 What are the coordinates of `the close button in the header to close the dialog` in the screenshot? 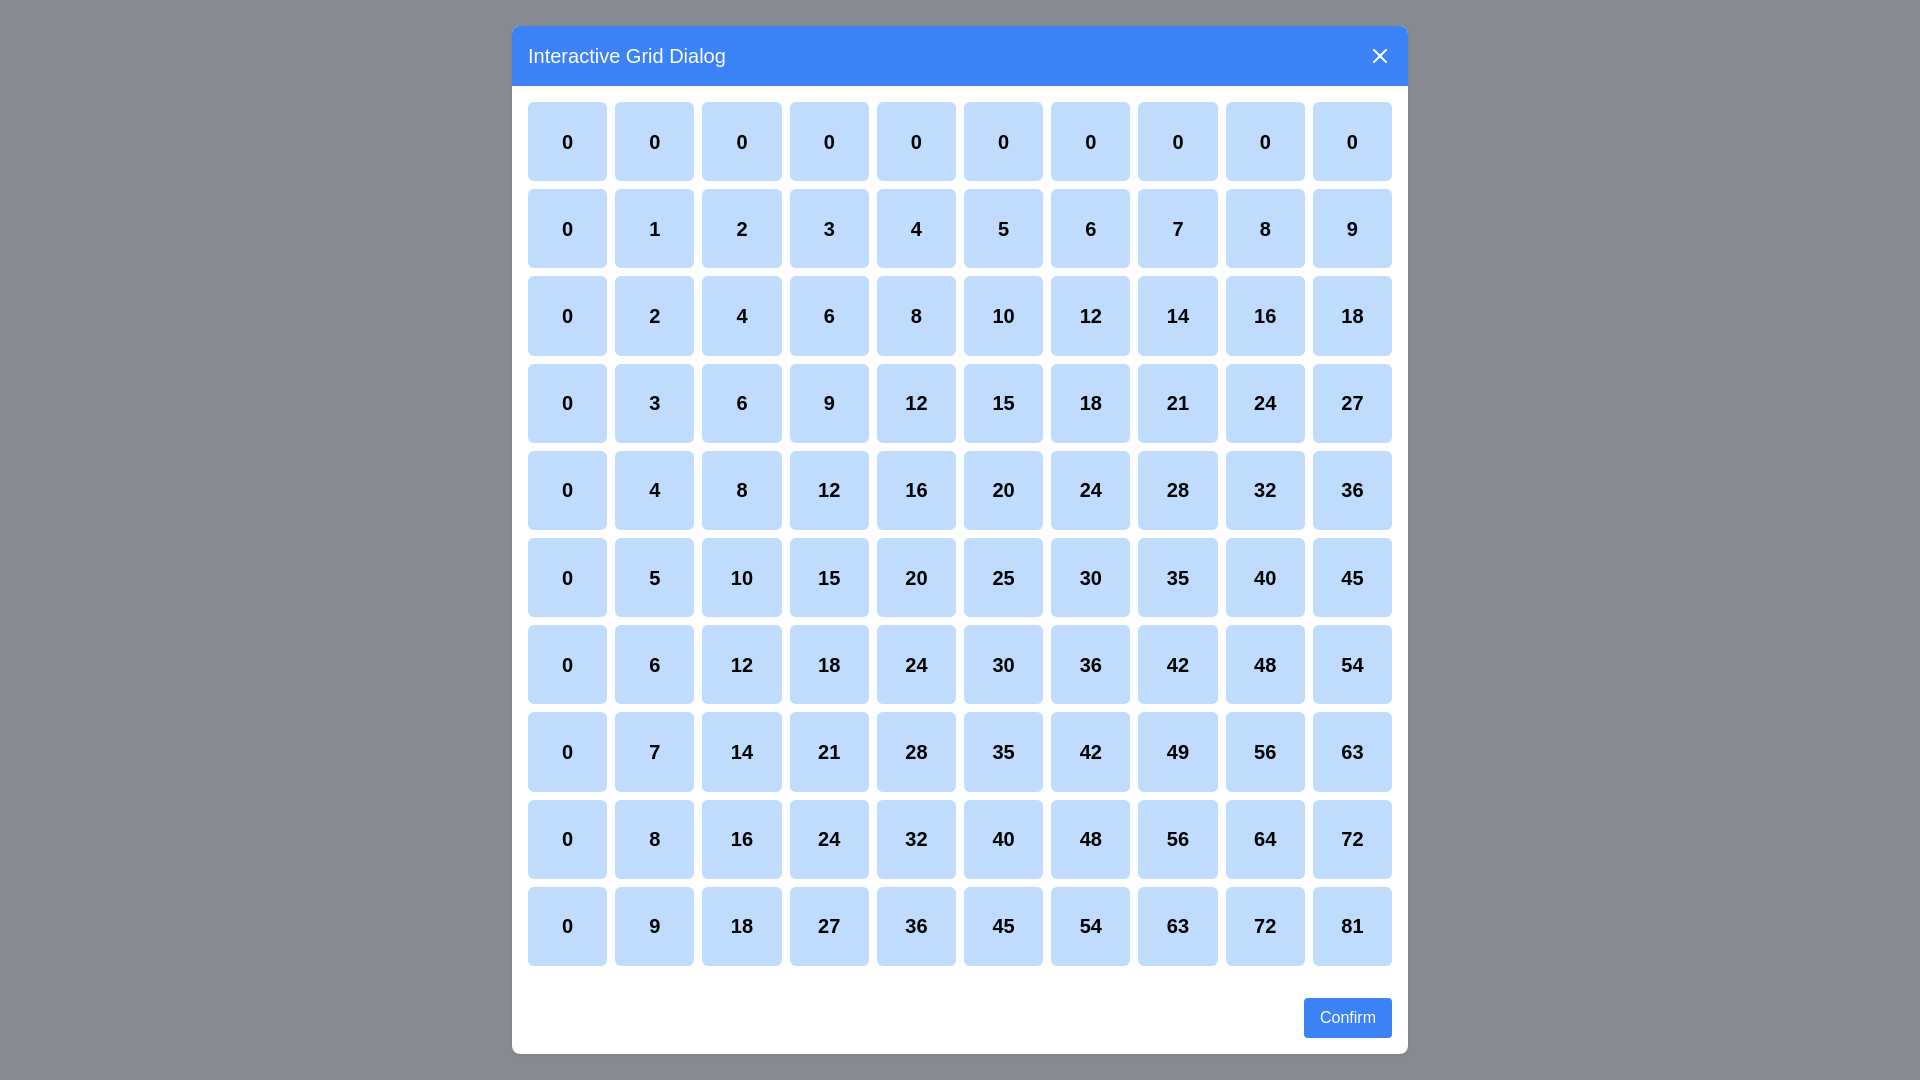 It's located at (1379, 54).